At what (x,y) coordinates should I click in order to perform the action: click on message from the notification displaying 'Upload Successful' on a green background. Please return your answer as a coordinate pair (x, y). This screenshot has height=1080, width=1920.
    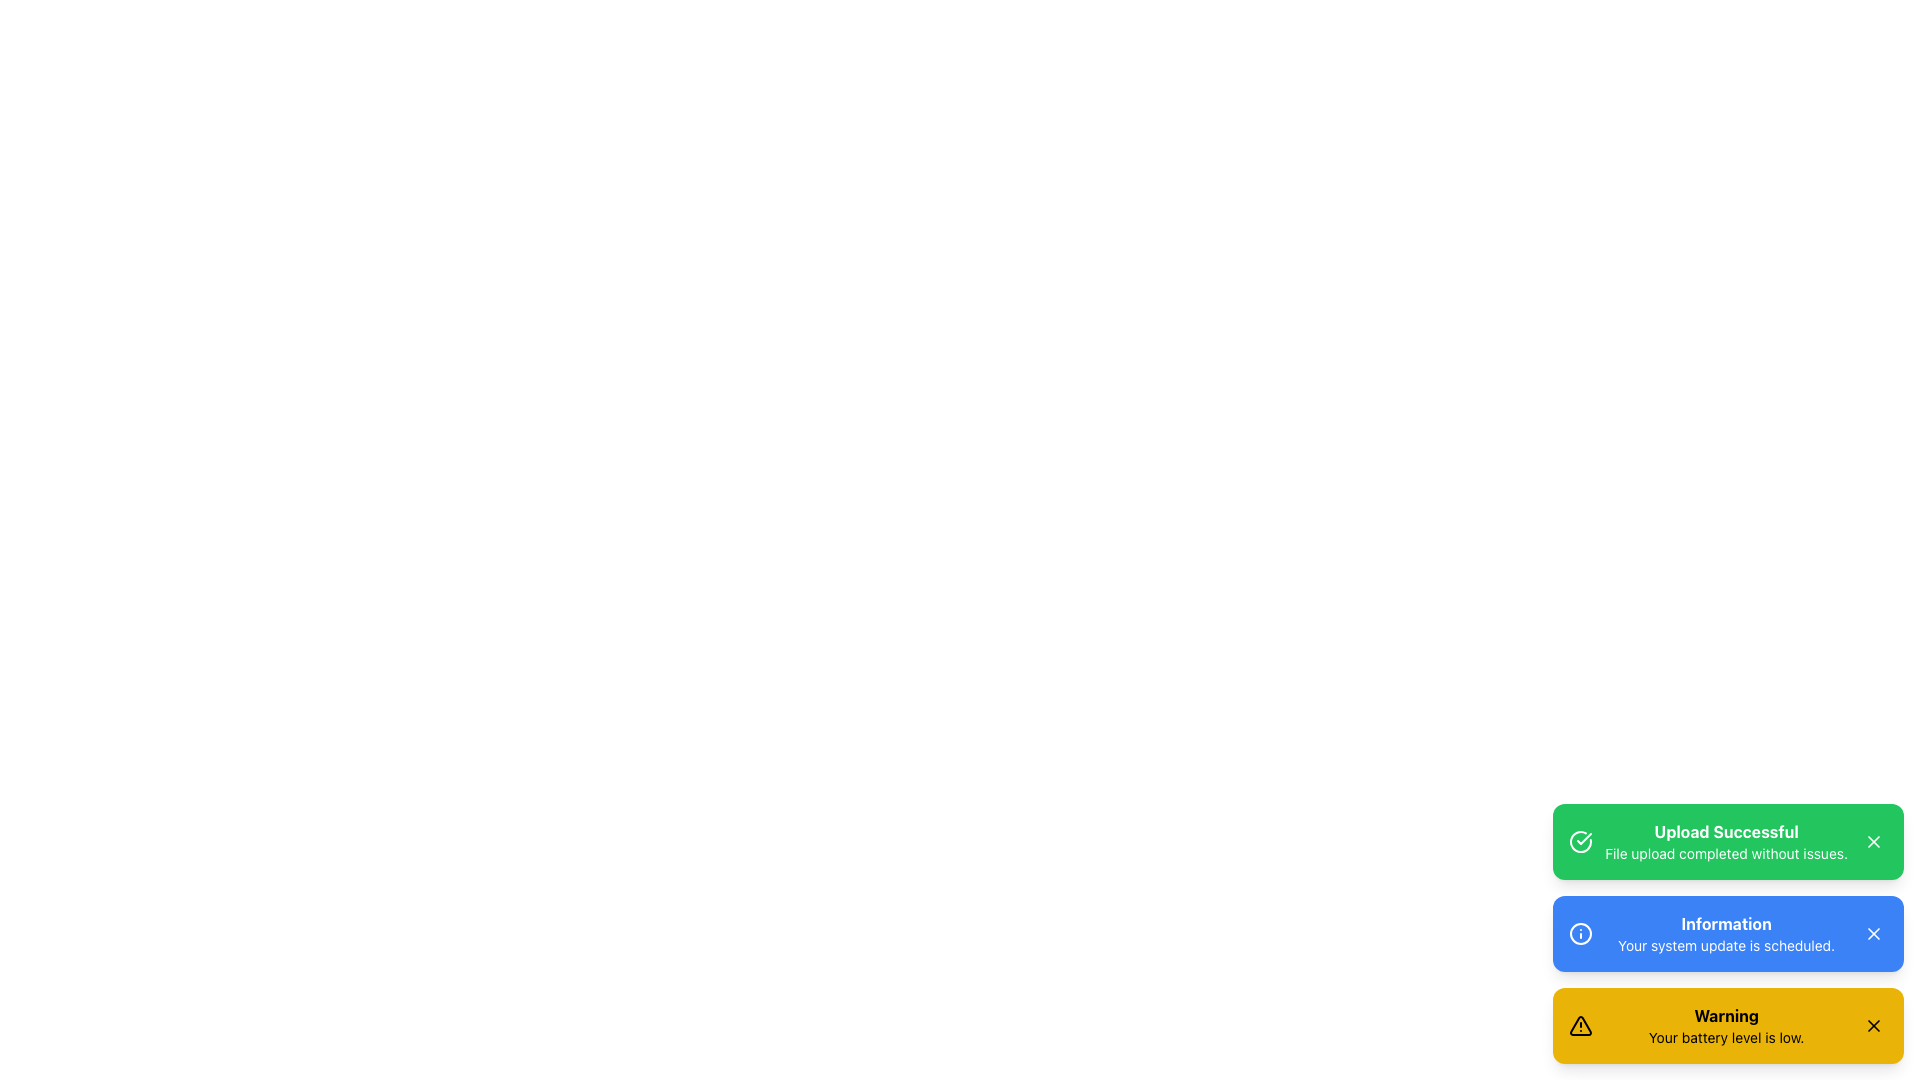
    Looking at the image, I should click on (1725, 841).